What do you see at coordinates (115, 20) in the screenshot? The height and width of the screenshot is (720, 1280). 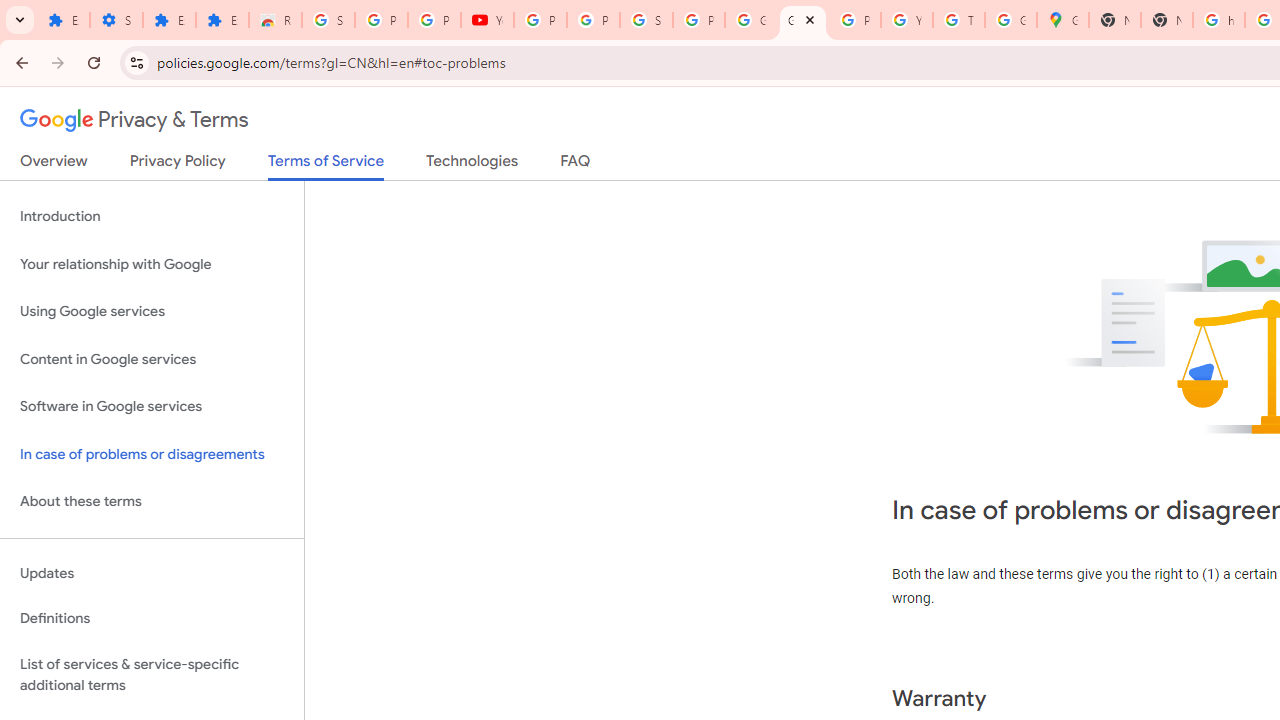 I see `'Settings'` at bounding box center [115, 20].